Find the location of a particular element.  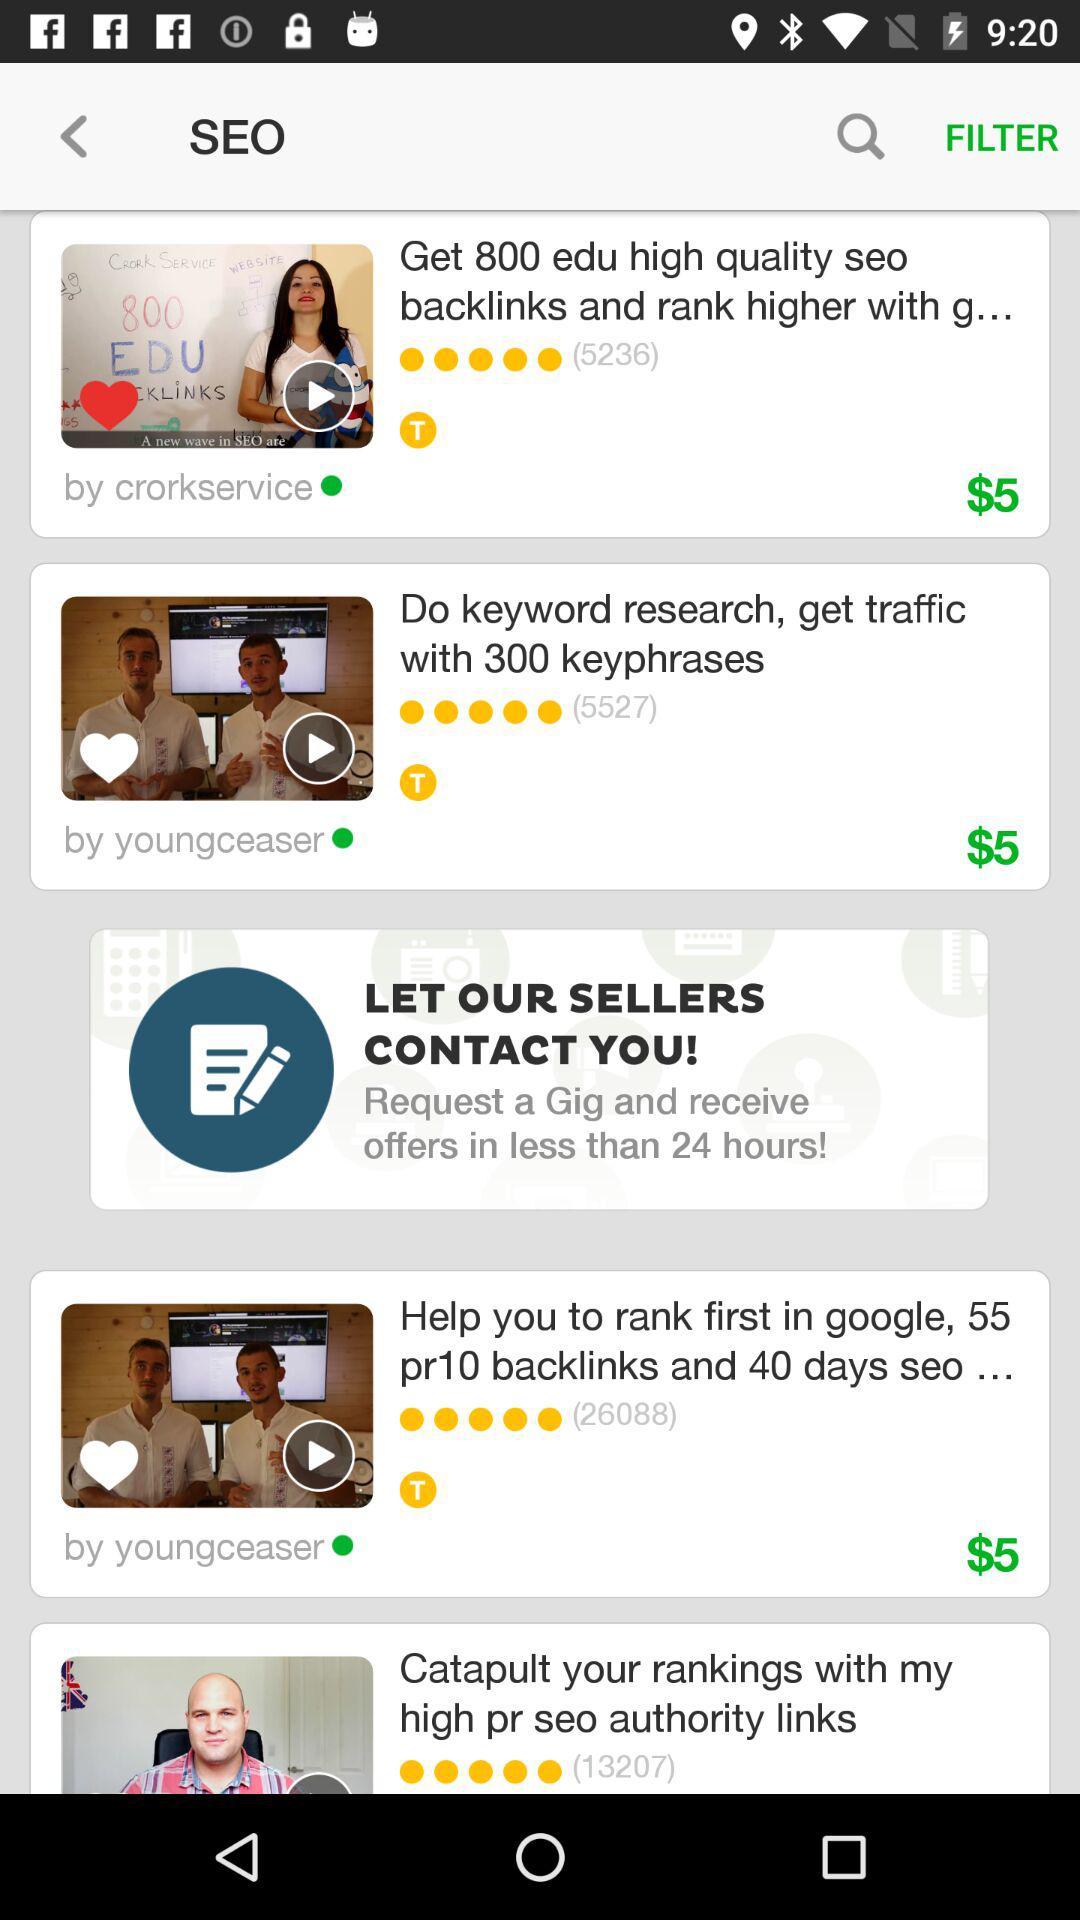

the video is located at coordinates (318, 1782).